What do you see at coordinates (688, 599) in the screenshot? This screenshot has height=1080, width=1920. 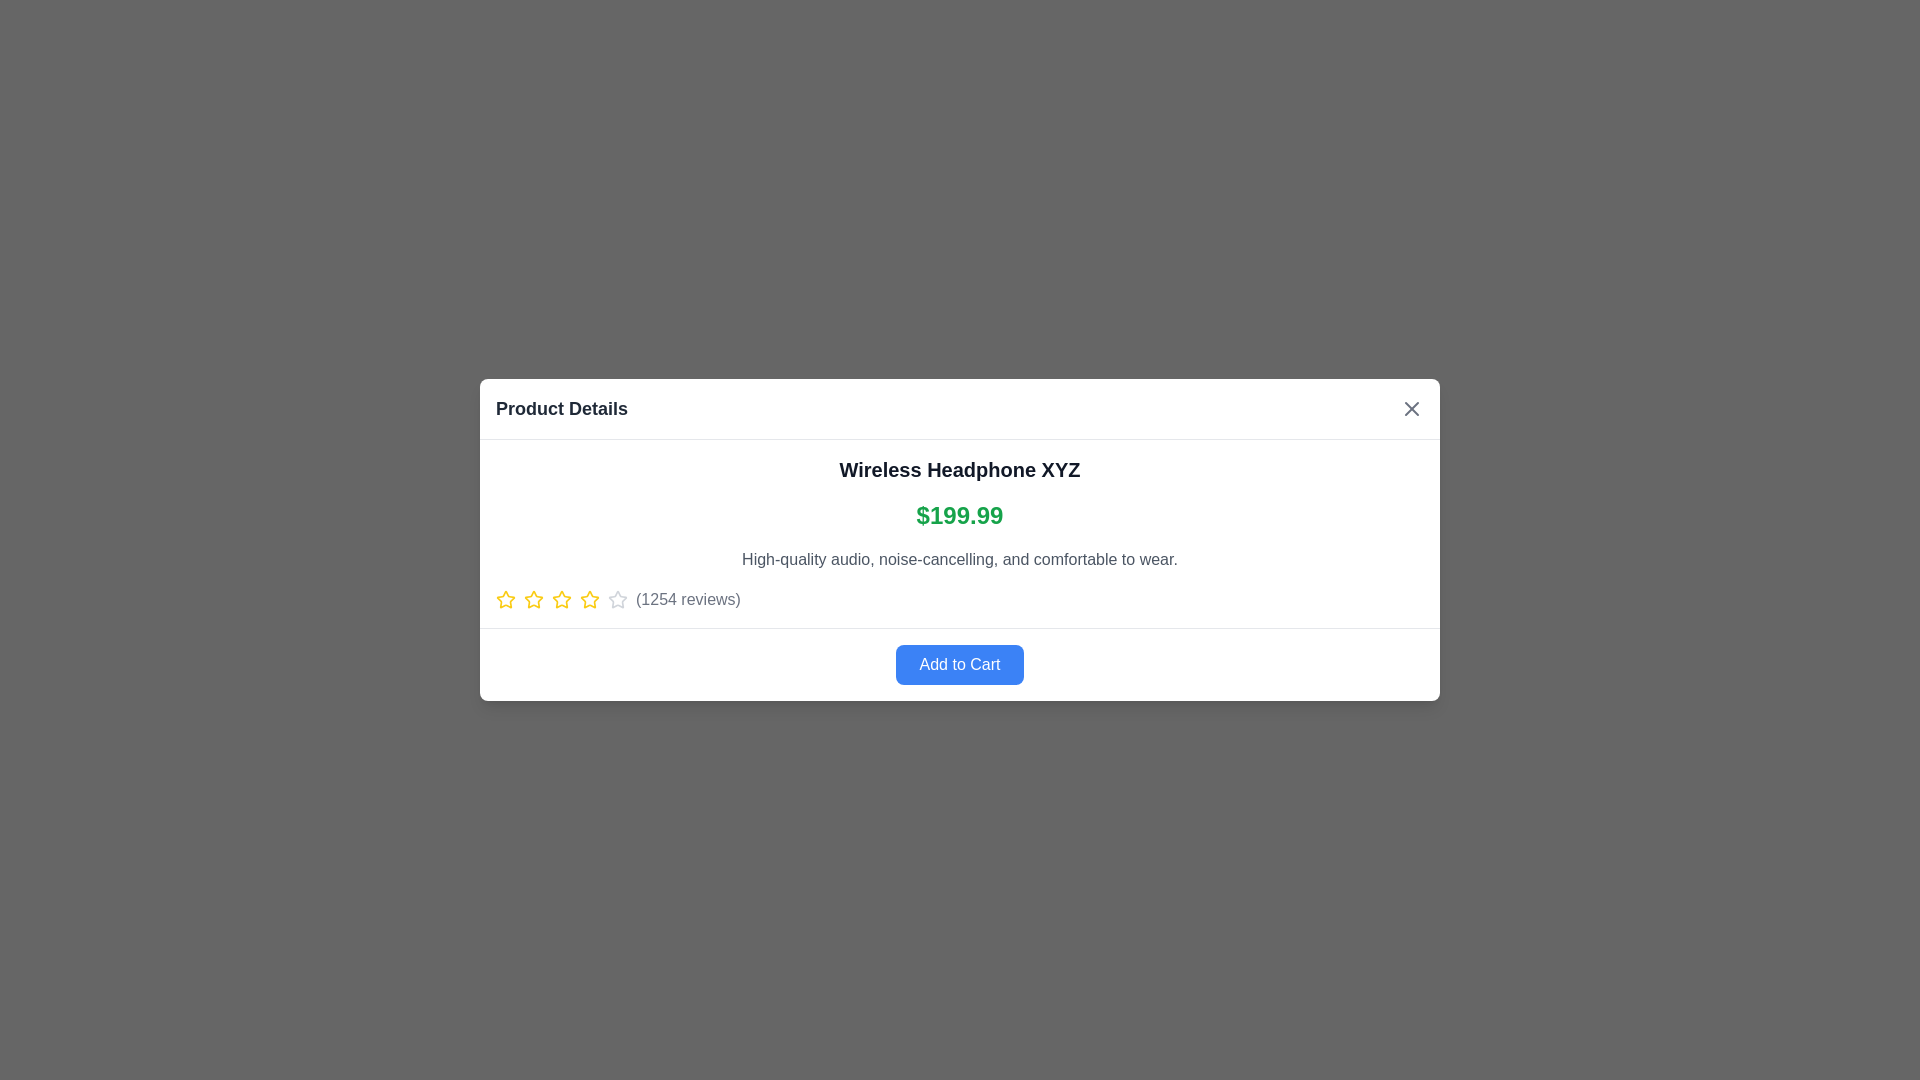 I see `the static text label that indicates the review count for a product, located at the bottom center area of the interface, below the product name and price` at bounding box center [688, 599].